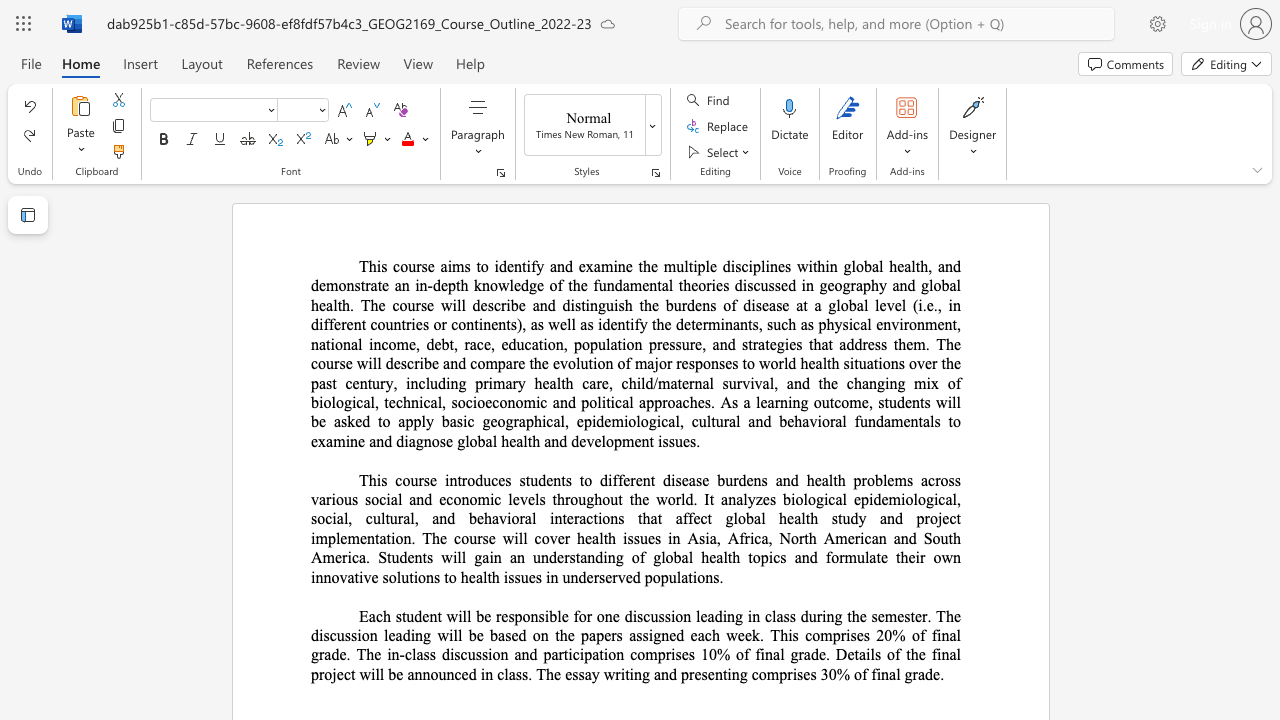 This screenshot has width=1280, height=720. I want to click on the subset text "health topics and formulate their own innovative solu" within the text "This course introduces students to different disease burdens and health problems across various social and economic levels throughout the world. It analyzes biological epidemiological, social, cultural, and behavioral interactions that affect global health study and project implementation. The course will cover health issues in Asia, Africa, North American and South America. Students will gain an understanding of global health topics and formulate their own innovative solutions to health issues in underserv", so click(701, 557).